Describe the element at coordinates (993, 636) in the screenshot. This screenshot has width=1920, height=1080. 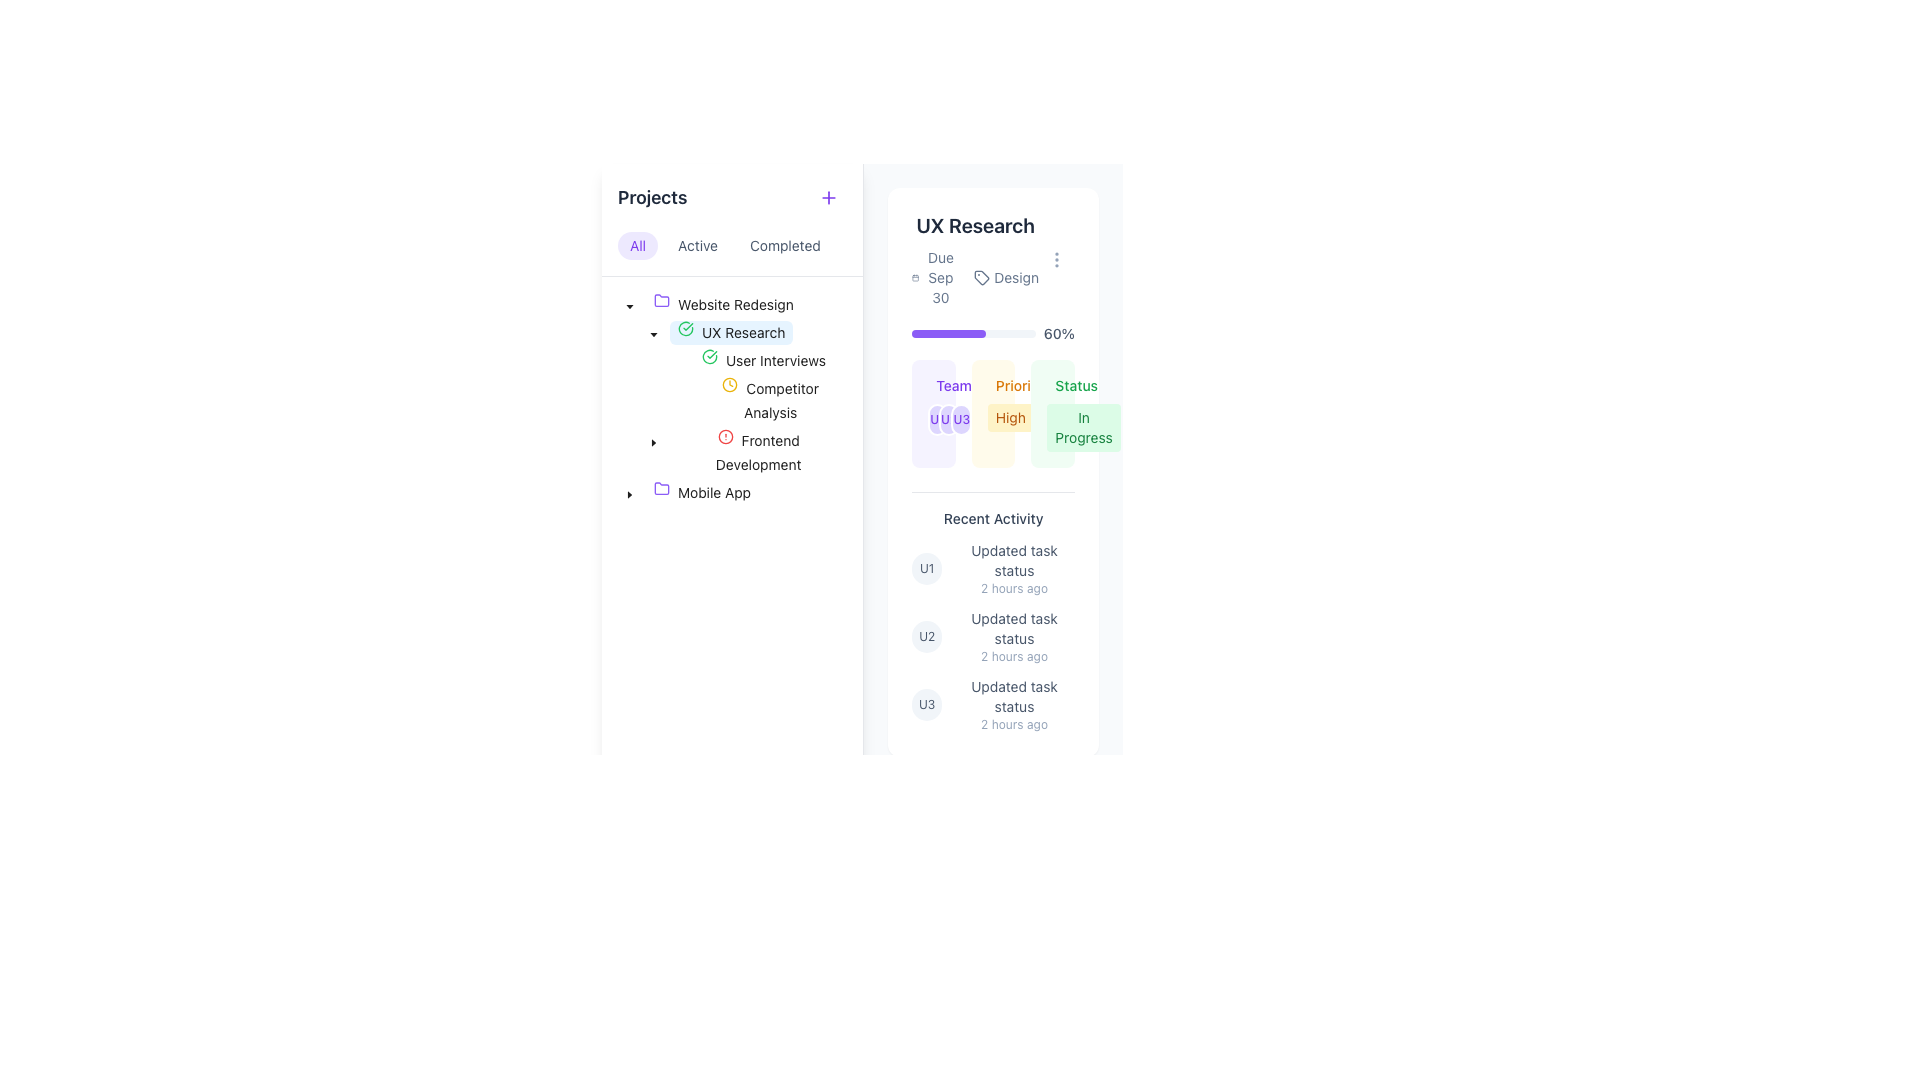
I see `the circular avatar displaying 'U2' or the text 'Updated task status' in the Recent Activity section` at that location.